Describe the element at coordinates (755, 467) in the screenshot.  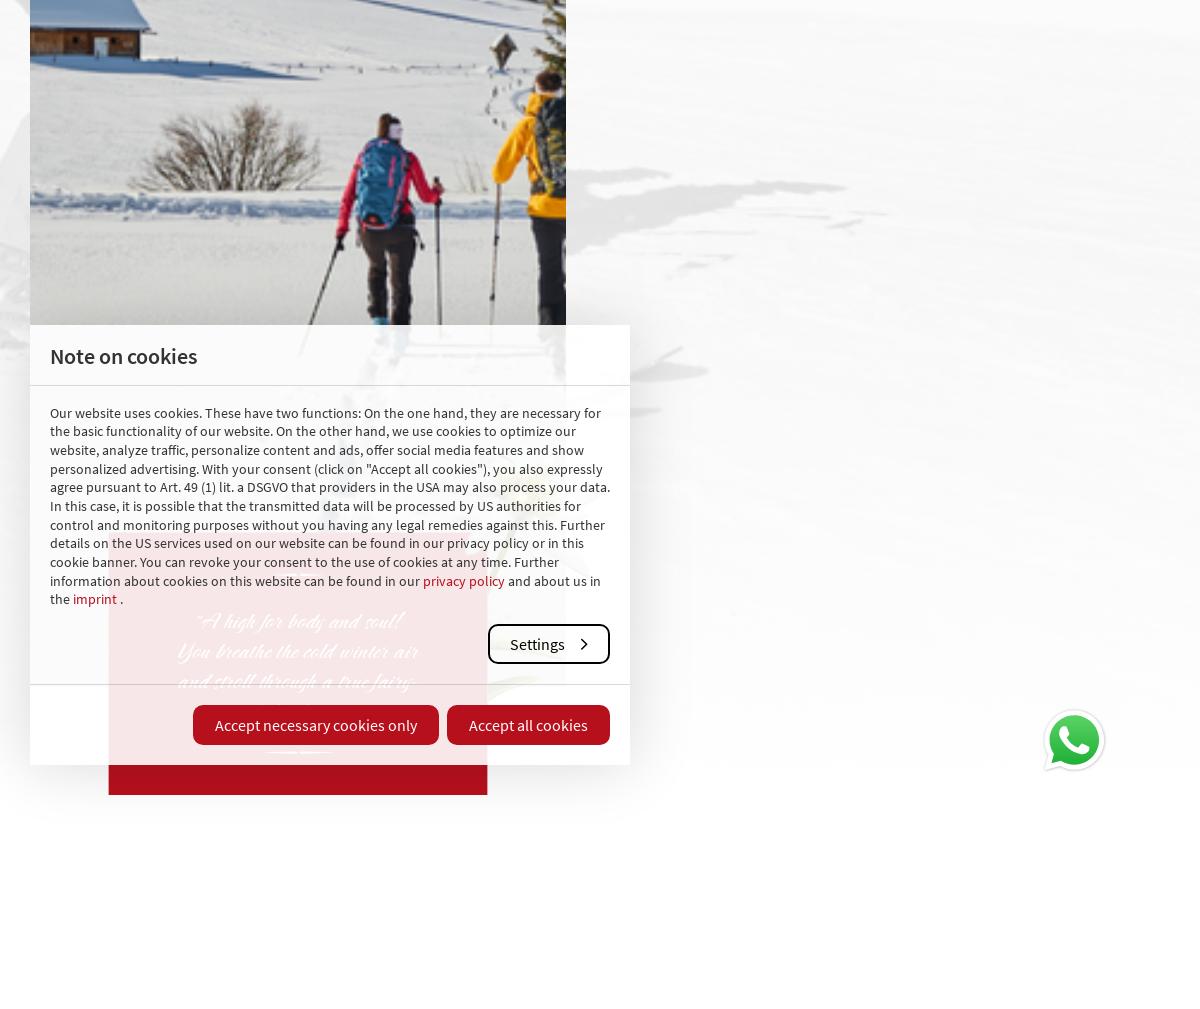
I see `'Newsletter'` at that location.